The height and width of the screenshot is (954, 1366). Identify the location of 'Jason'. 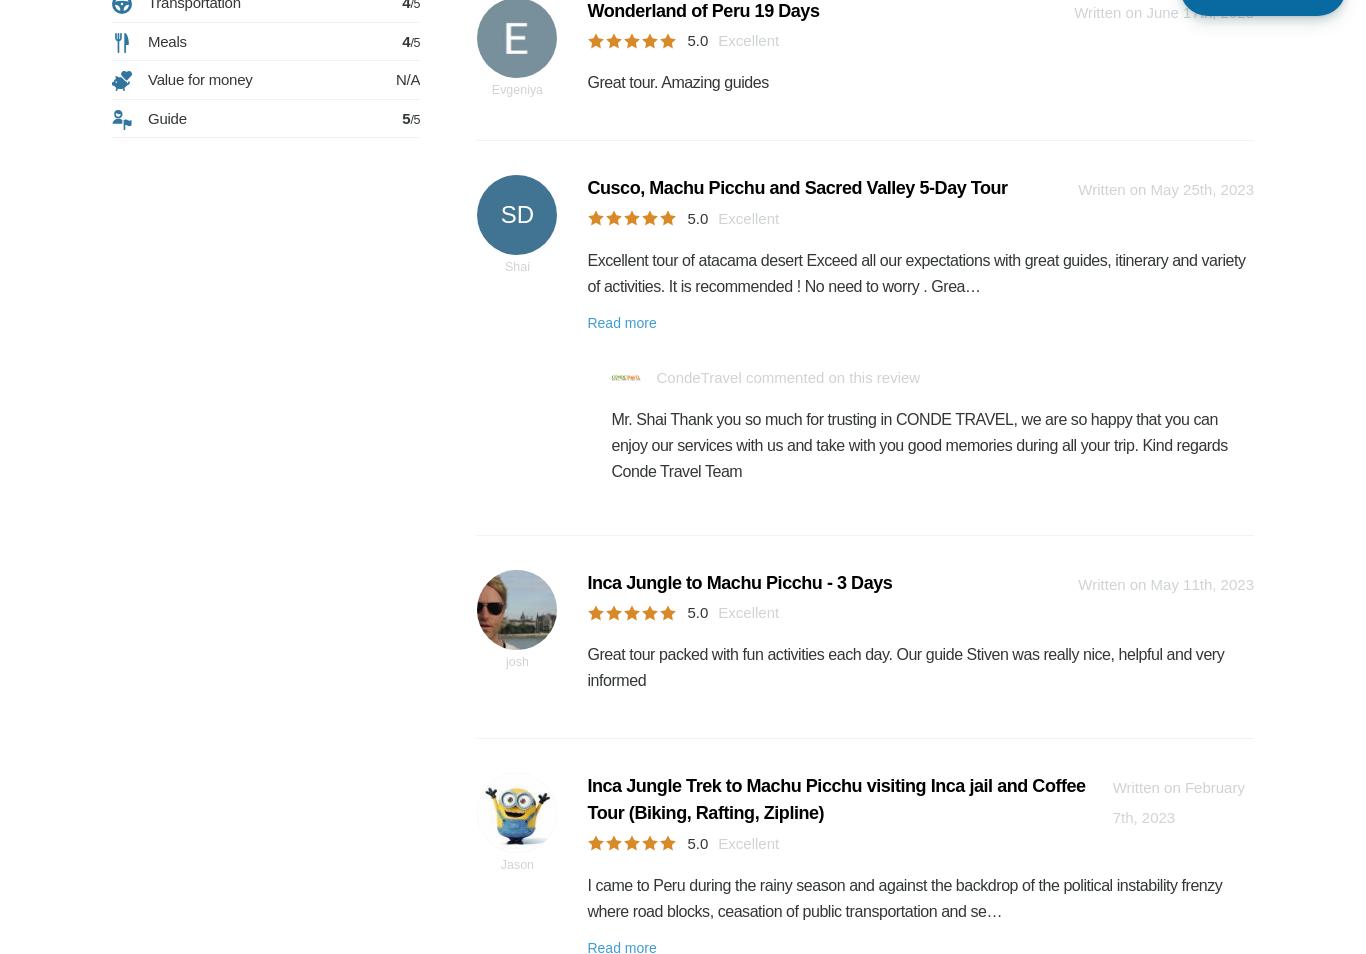
(499, 864).